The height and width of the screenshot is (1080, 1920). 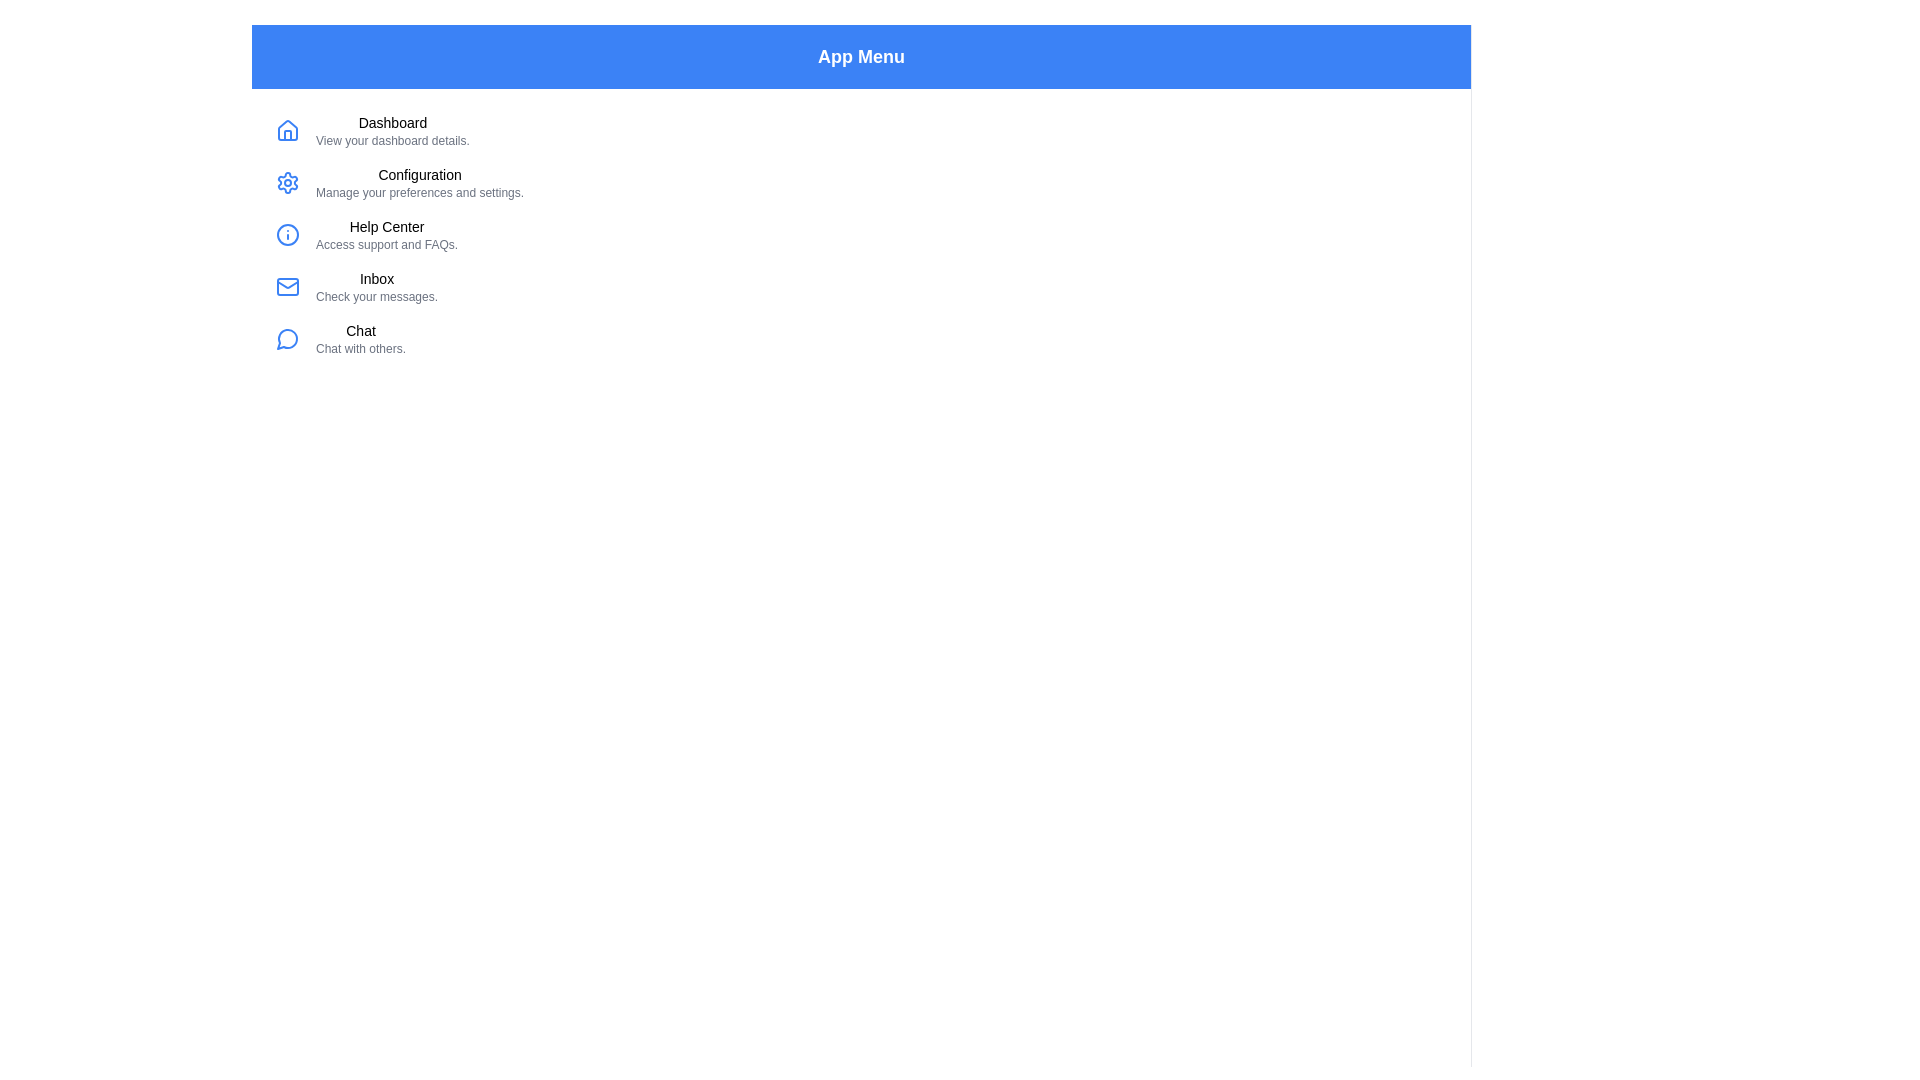 What do you see at coordinates (387, 244) in the screenshot?
I see `the descriptive text located directly beneath the 'Help Center' heading in the vertical navigation menu` at bounding box center [387, 244].